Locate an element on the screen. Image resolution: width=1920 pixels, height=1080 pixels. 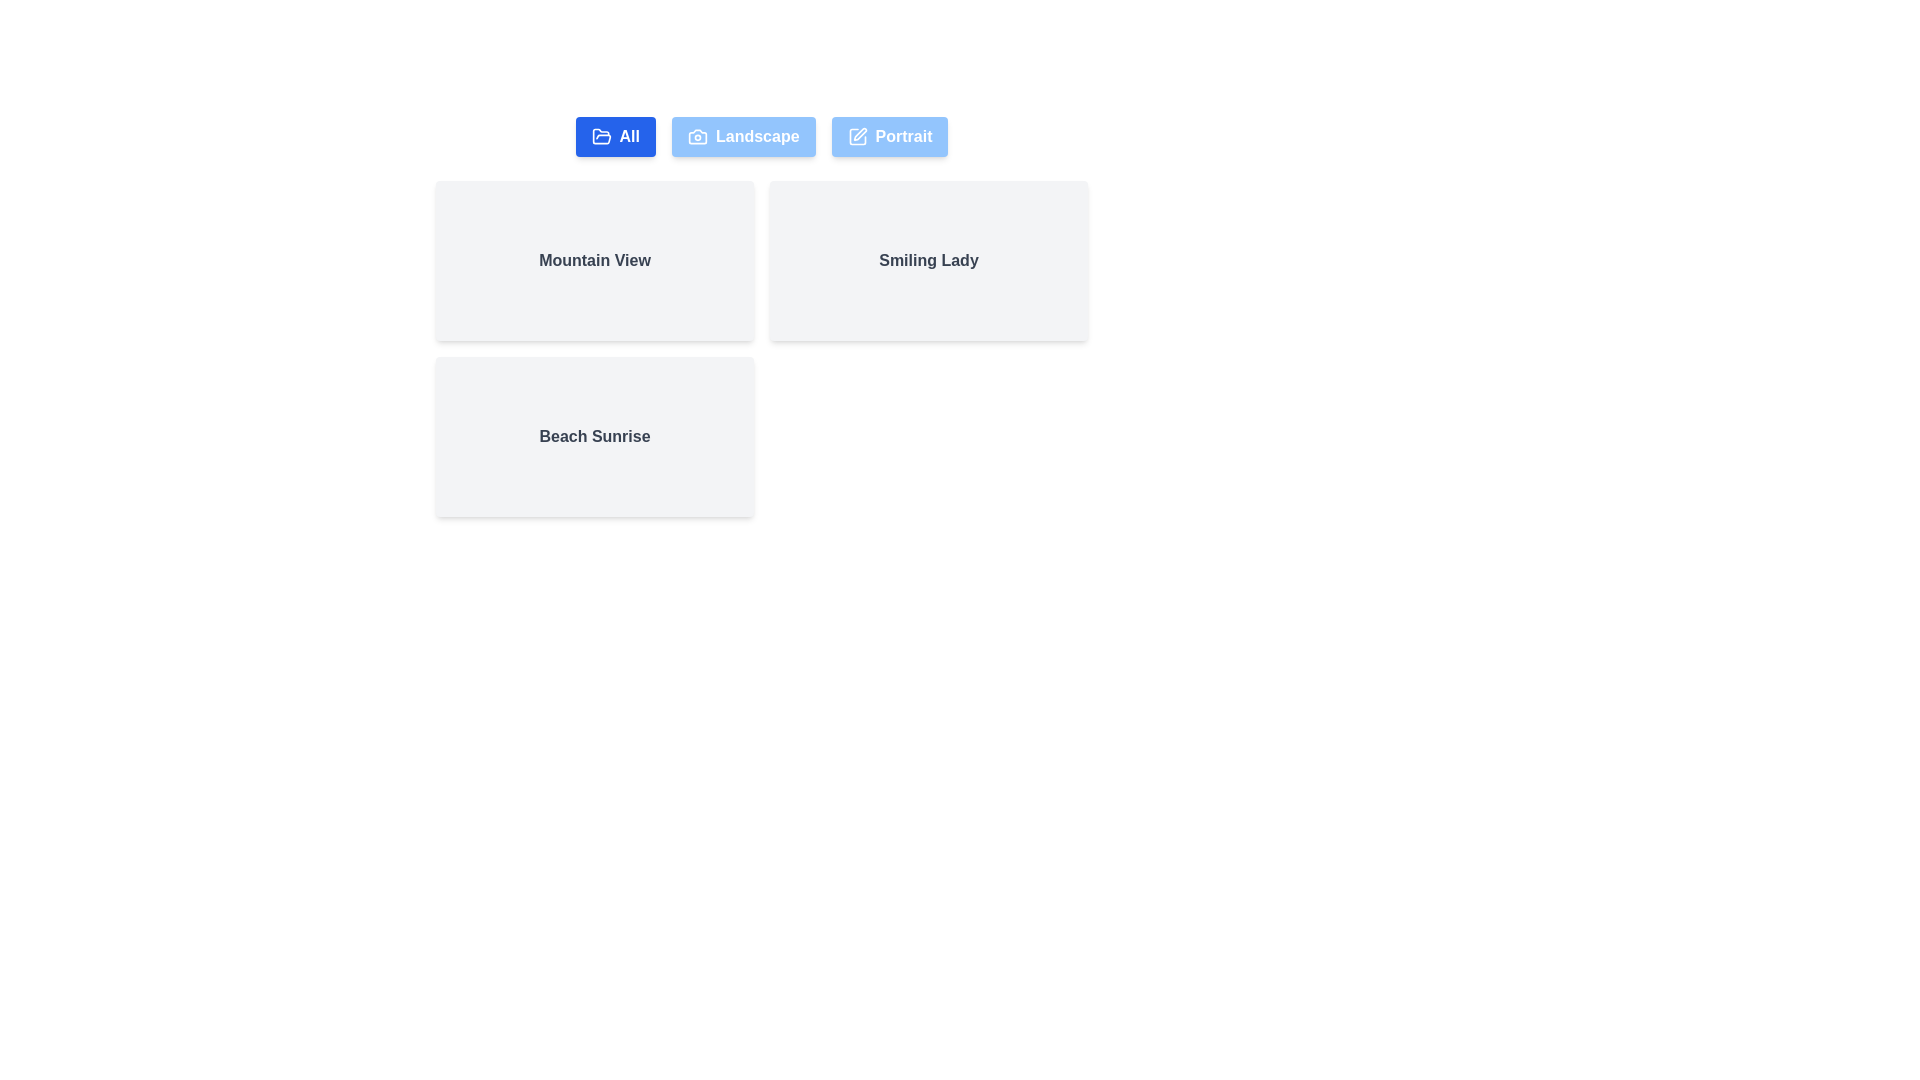
the photo card labeled Beach Sunrise to focus on it is located at coordinates (594, 435).